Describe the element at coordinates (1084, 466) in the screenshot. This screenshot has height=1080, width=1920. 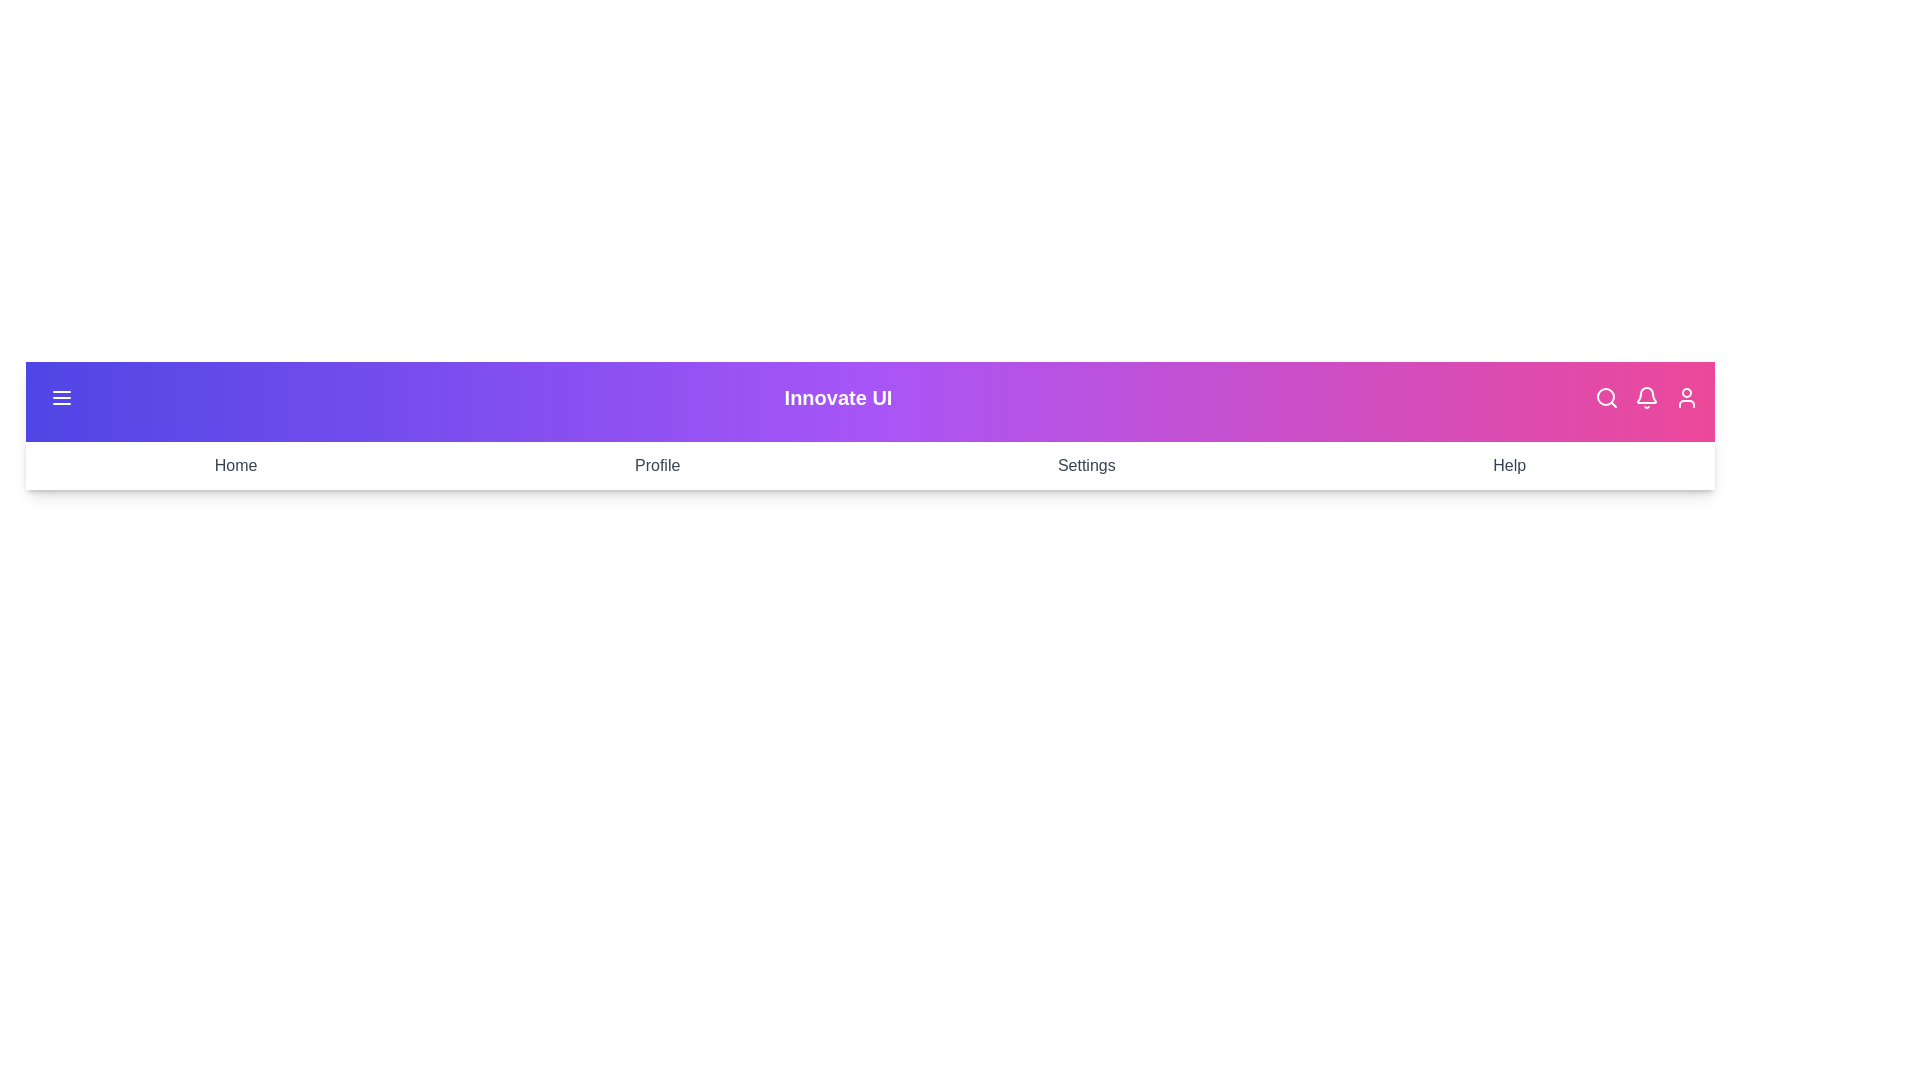
I see `the menu item labeled Settings to navigate to the corresponding section` at that location.